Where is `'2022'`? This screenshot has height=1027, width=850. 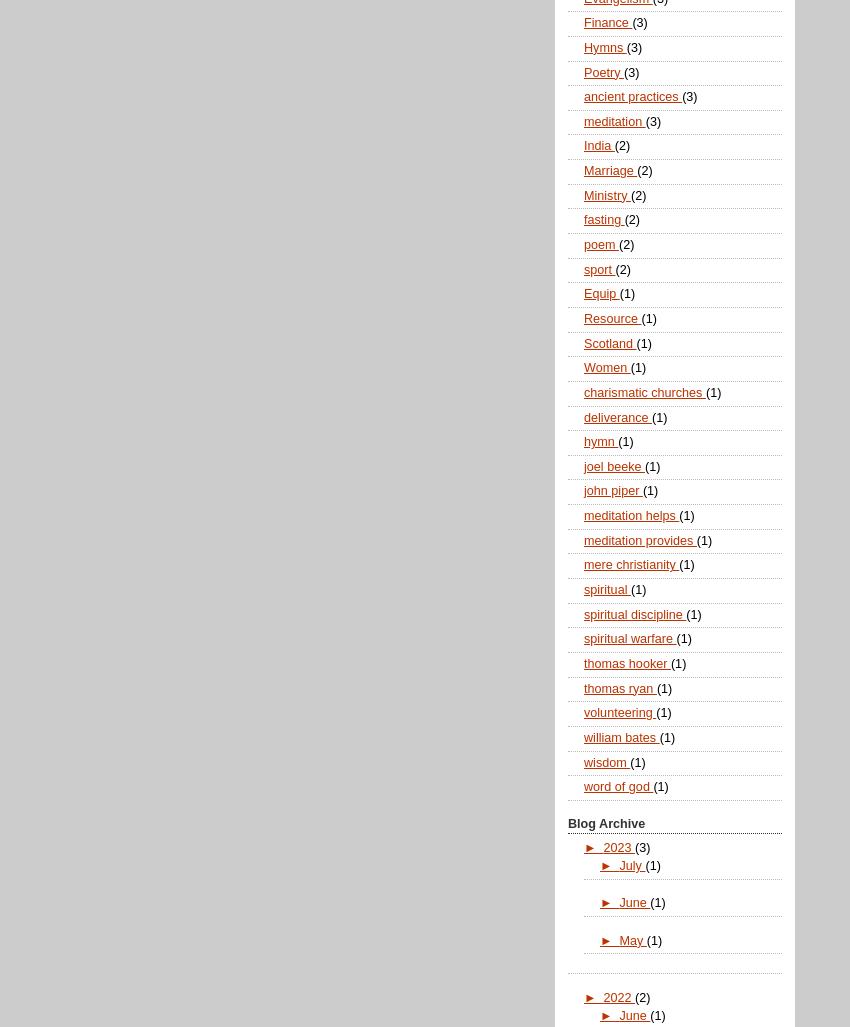 '2022' is located at coordinates (617, 996).